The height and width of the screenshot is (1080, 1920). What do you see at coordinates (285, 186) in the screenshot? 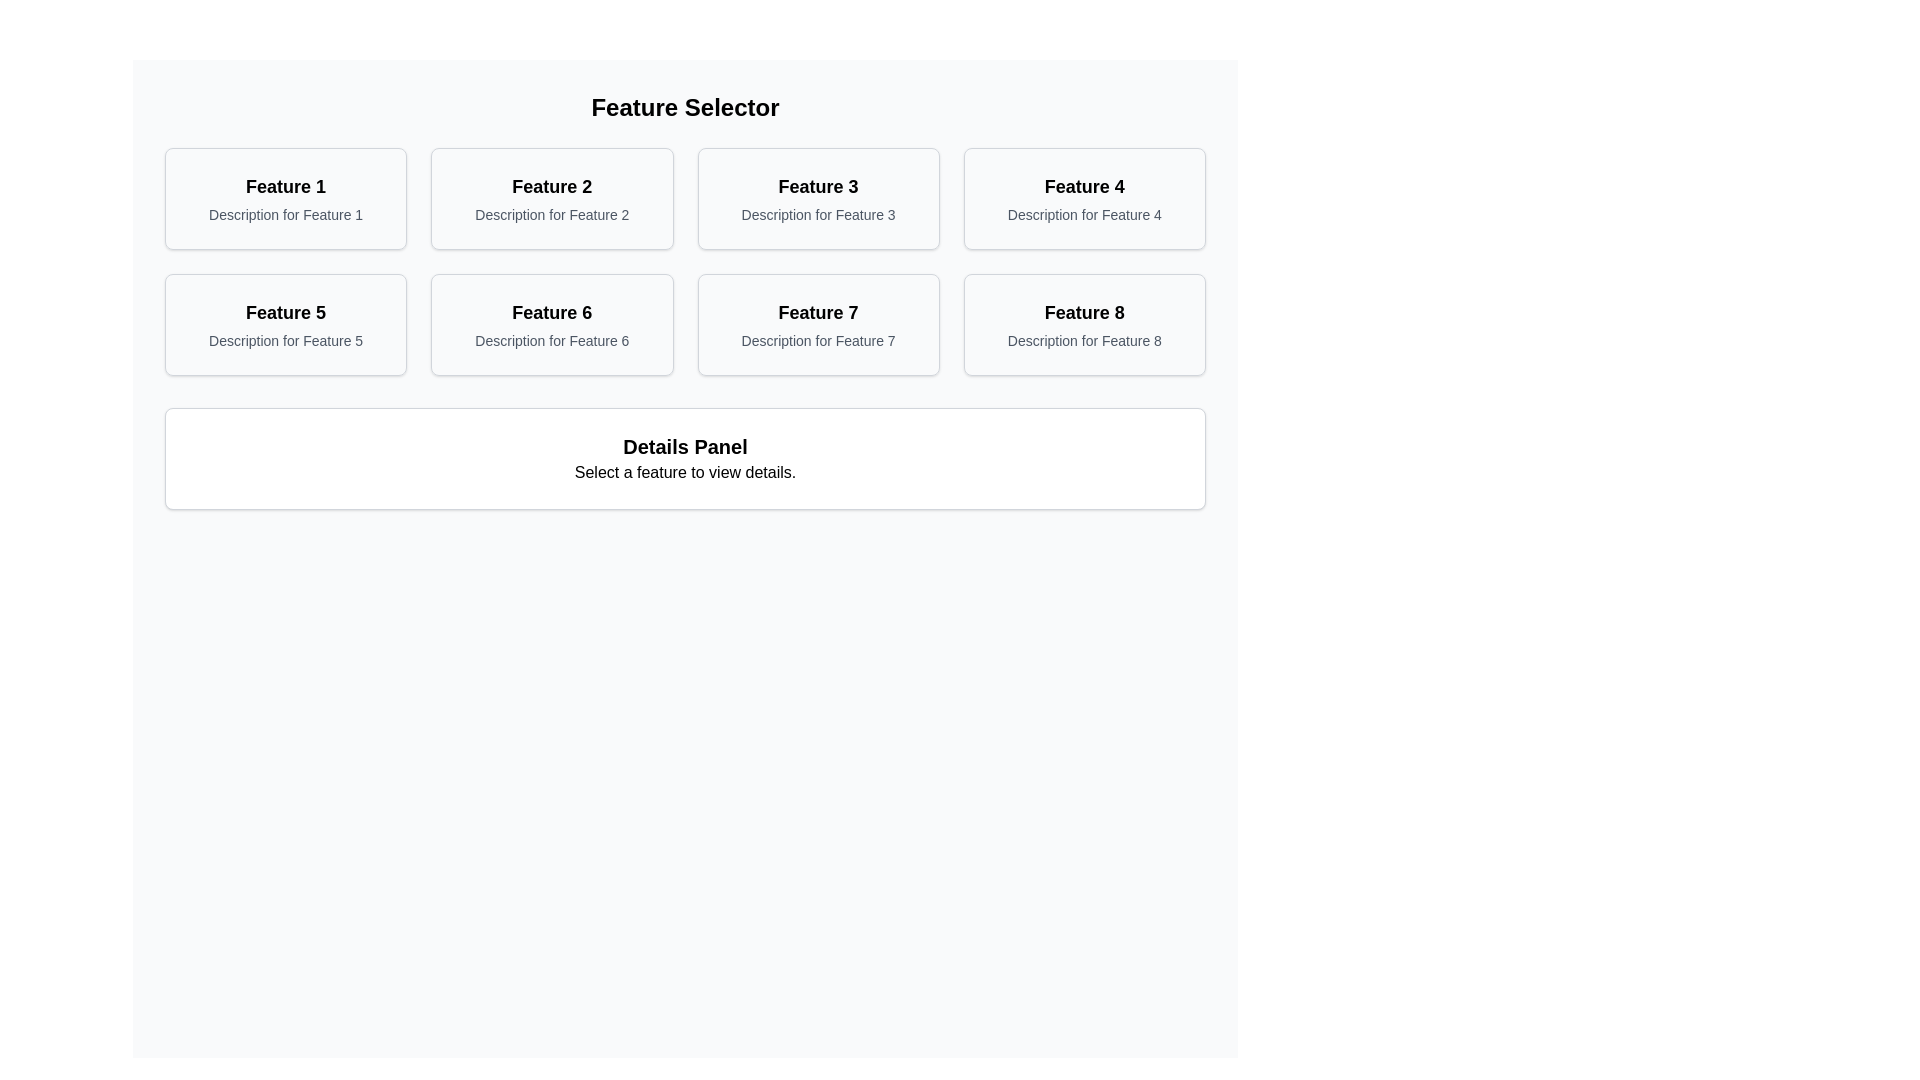
I see `the primary text label indicating 'Feature 1' in the top-left portion of the feature description card` at bounding box center [285, 186].